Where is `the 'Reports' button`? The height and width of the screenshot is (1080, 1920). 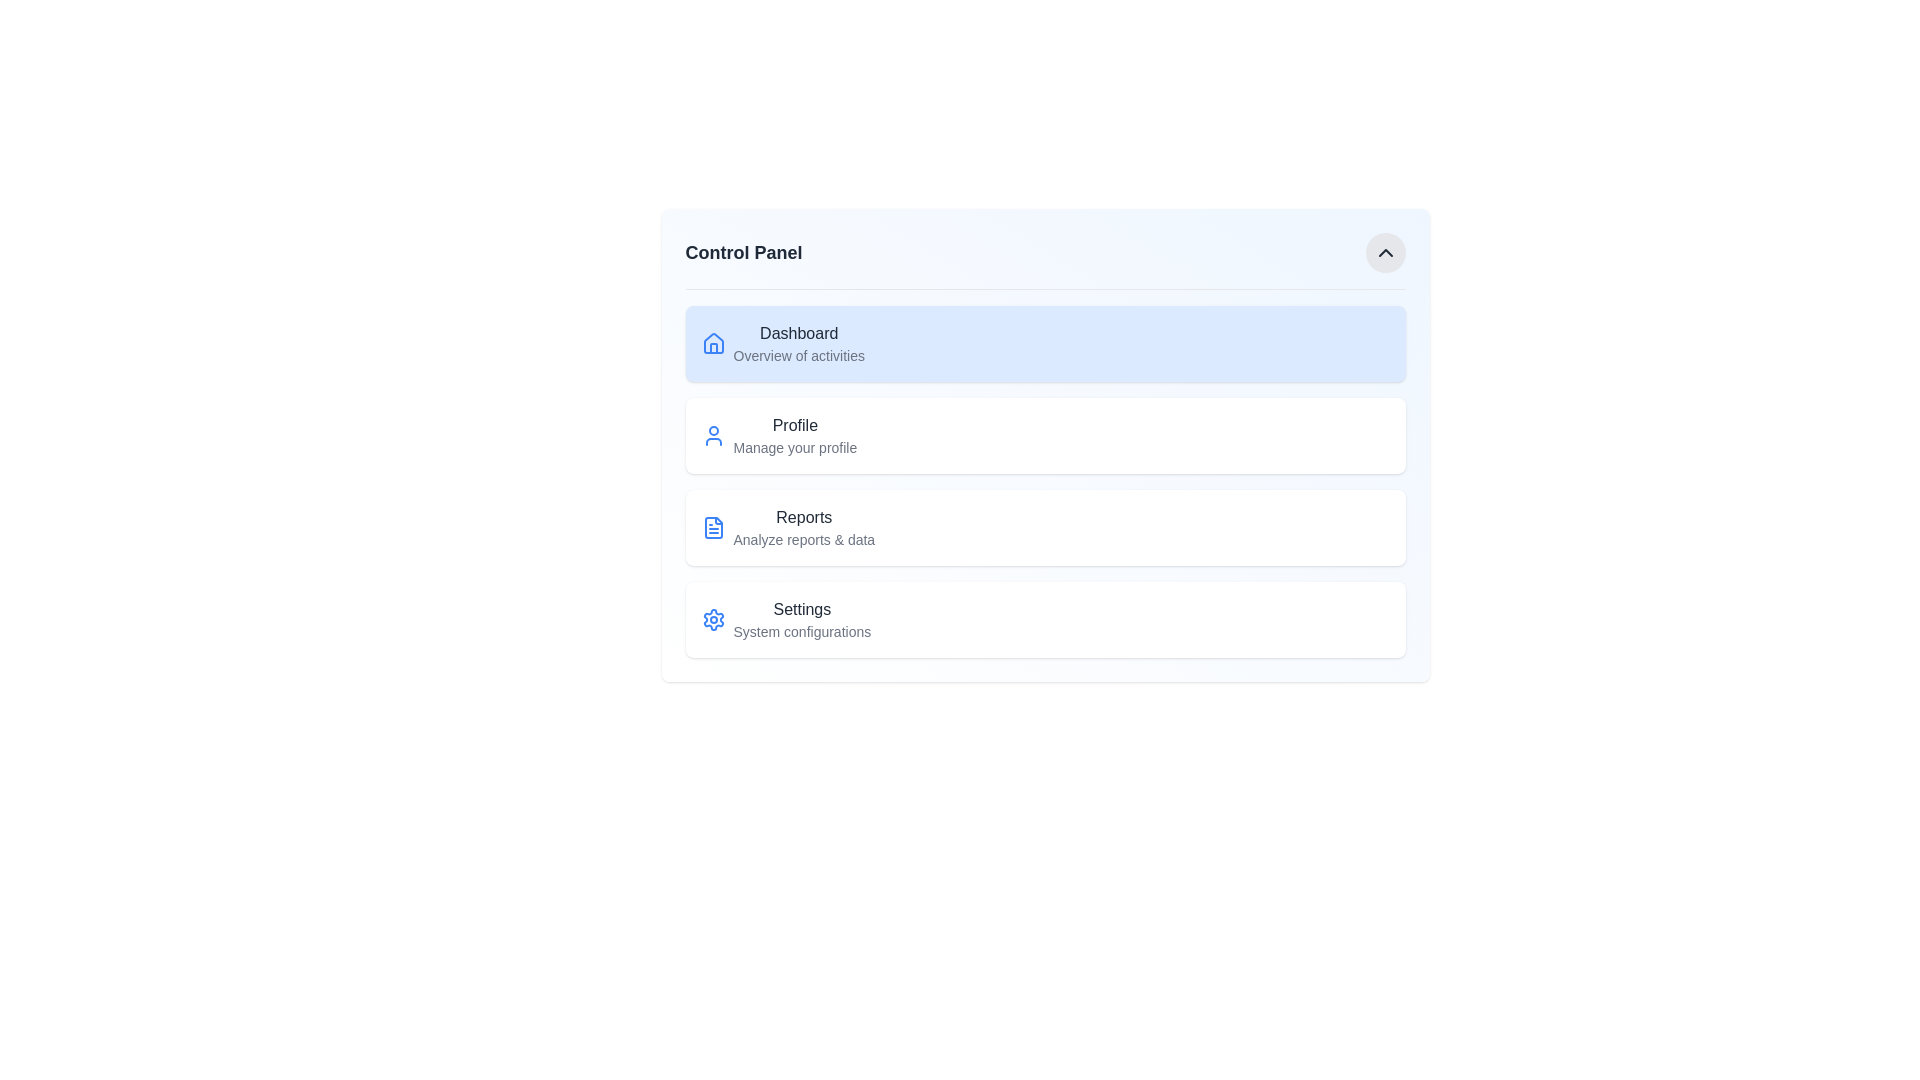 the 'Reports' button is located at coordinates (804, 527).